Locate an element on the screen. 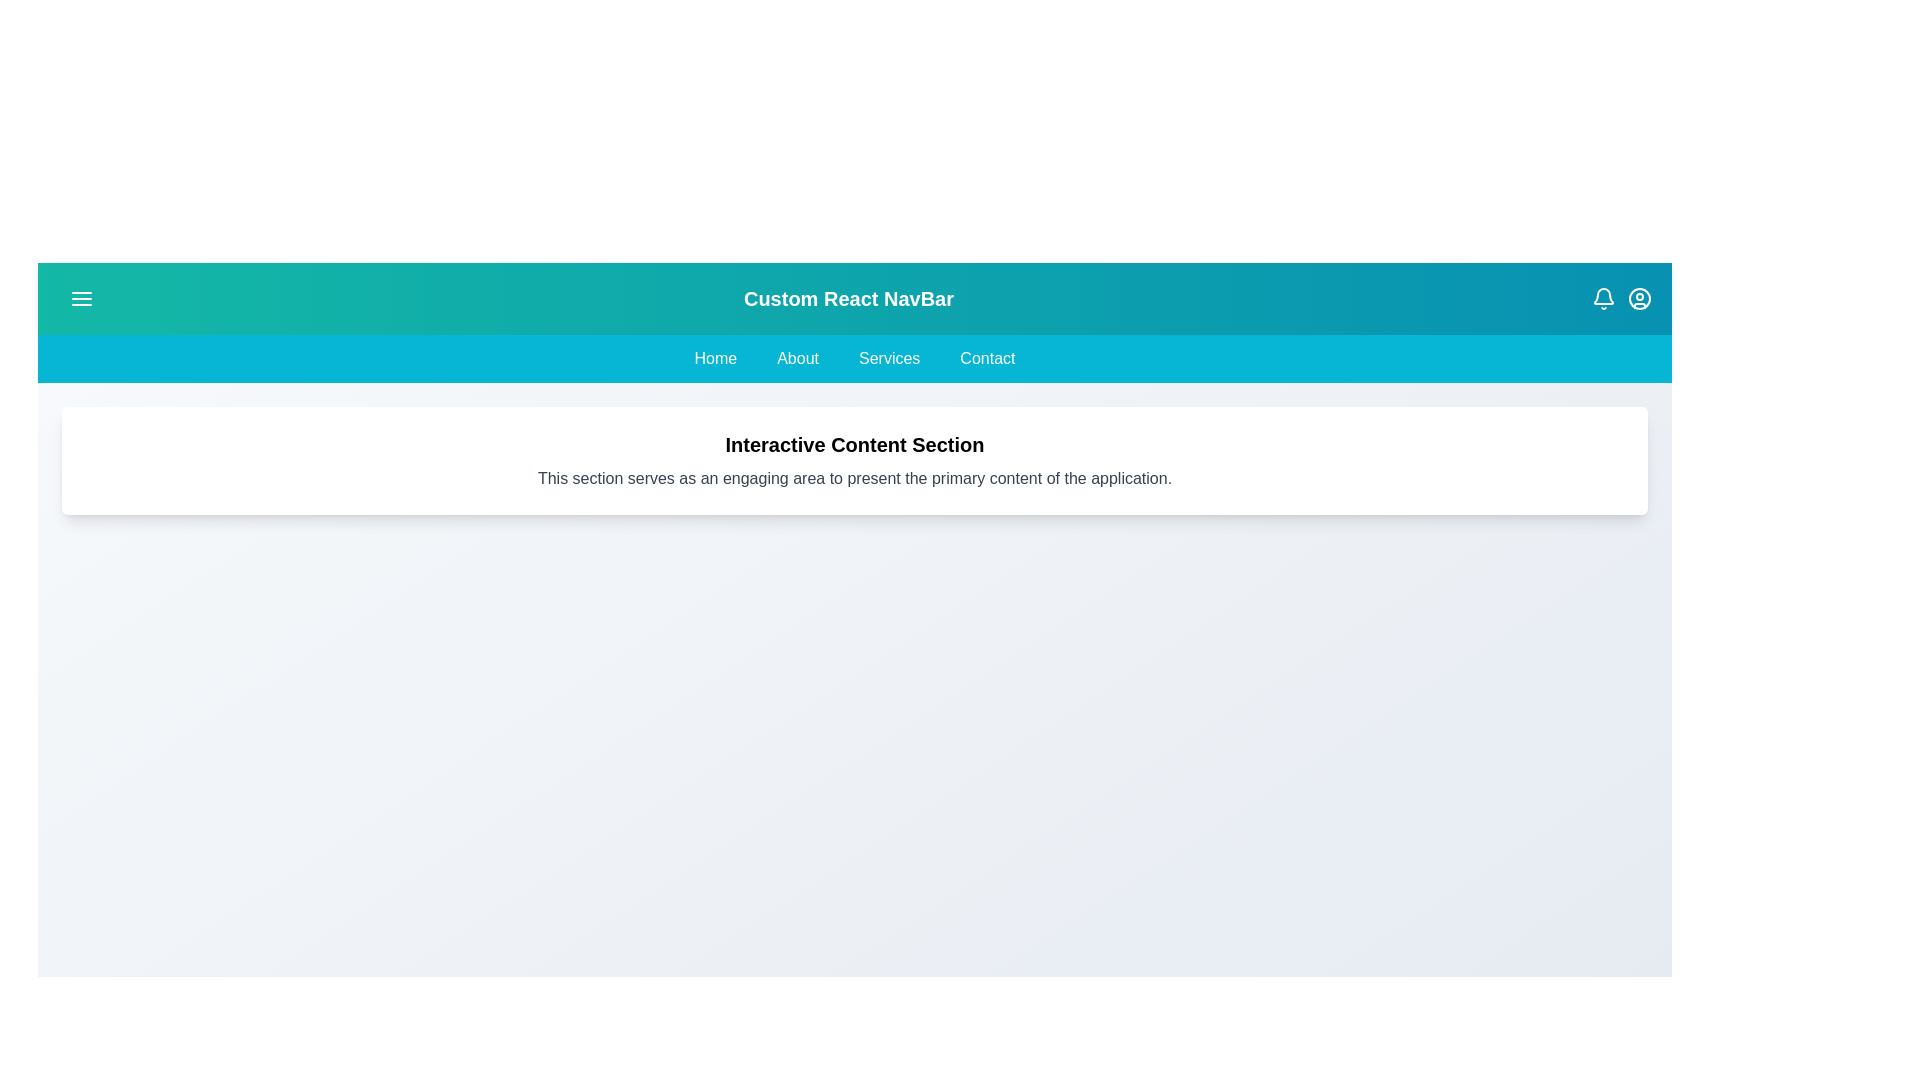  the 'Home' menu item to navigate to the 'Home' section is located at coordinates (715, 357).